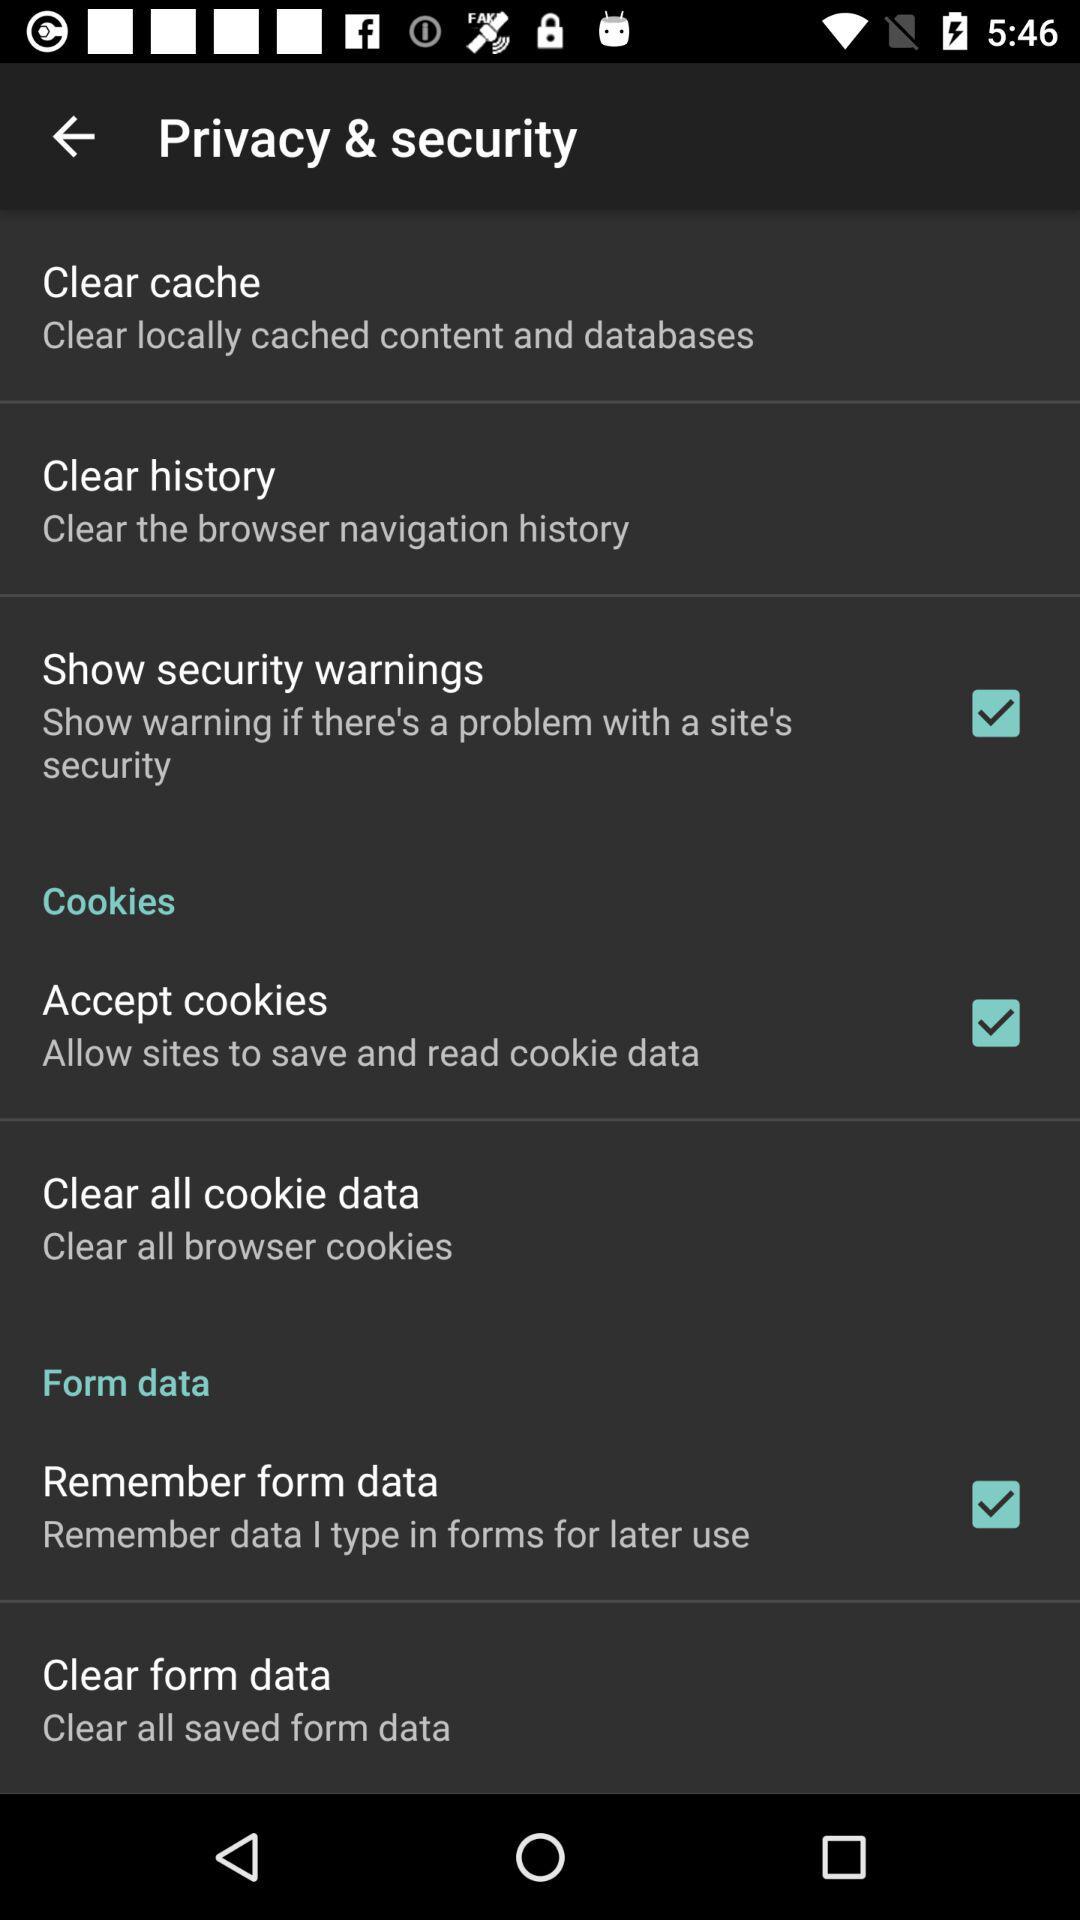  Describe the element at coordinates (72, 135) in the screenshot. I see `the item next to privacy & security` at that location.